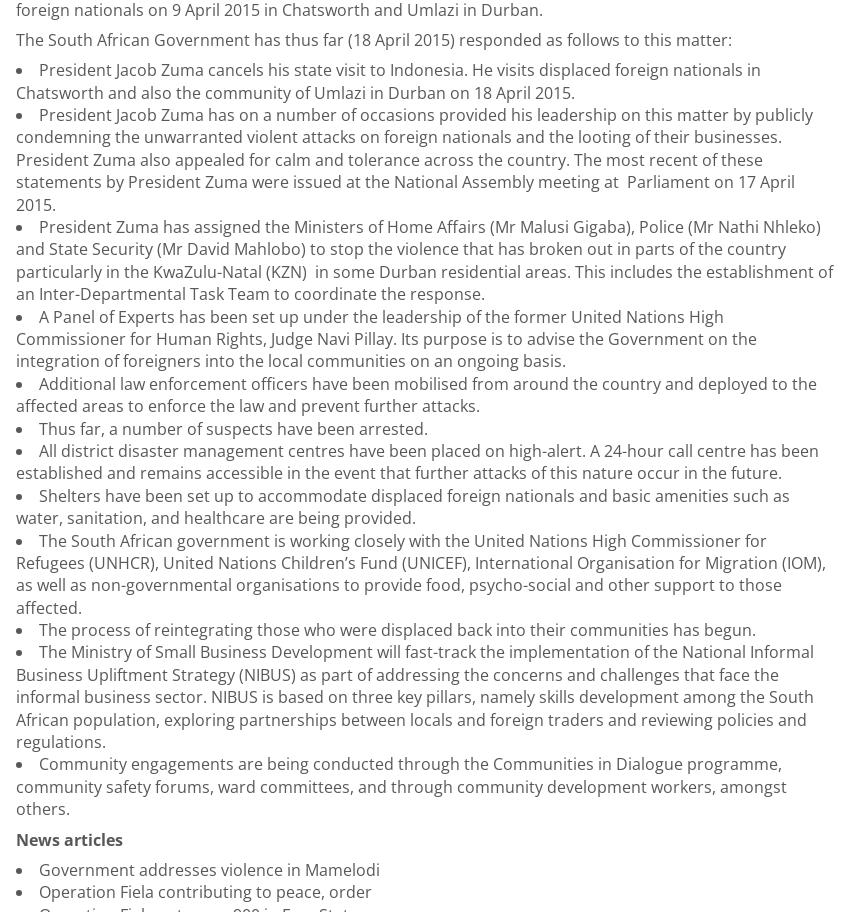 The height and width of the screenshot is (912, 850). I want to click on 'News articles', so click(14, 839).